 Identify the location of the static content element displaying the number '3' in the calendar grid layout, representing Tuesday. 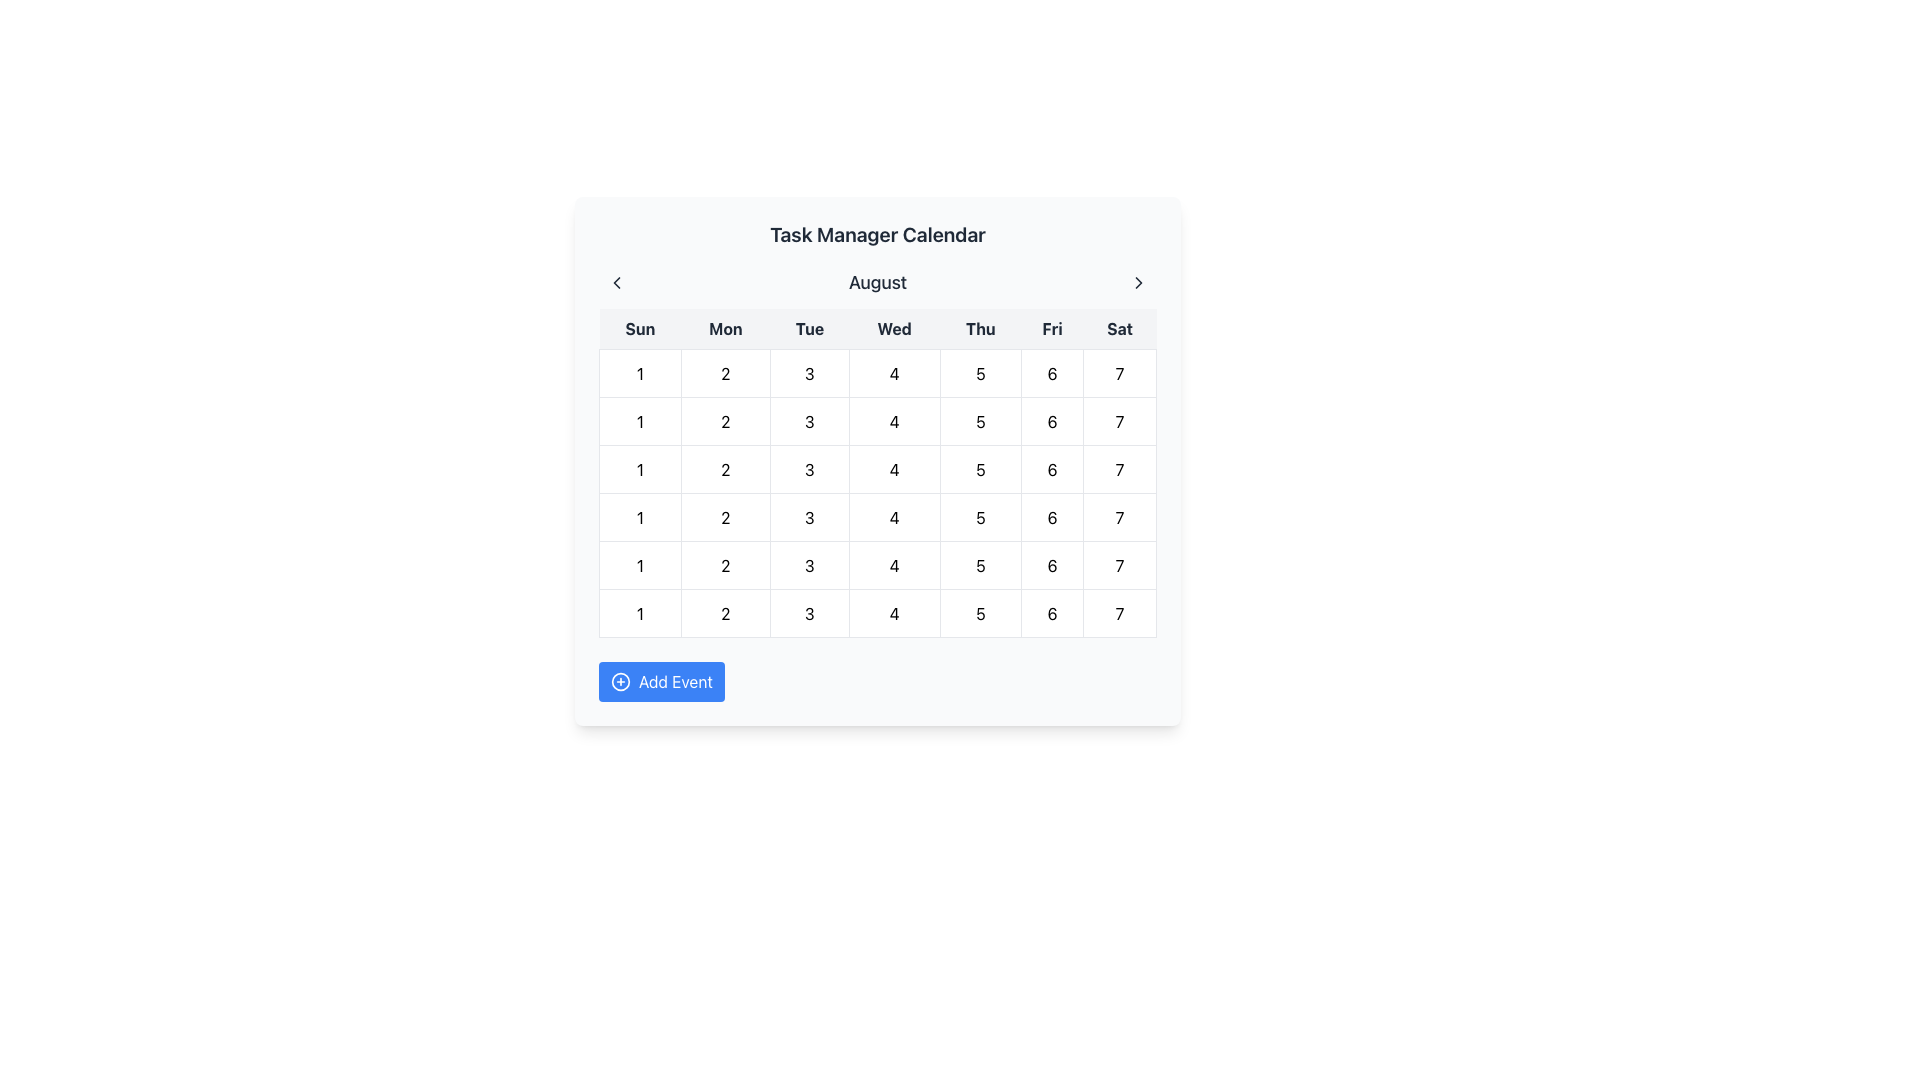
(809, 469).